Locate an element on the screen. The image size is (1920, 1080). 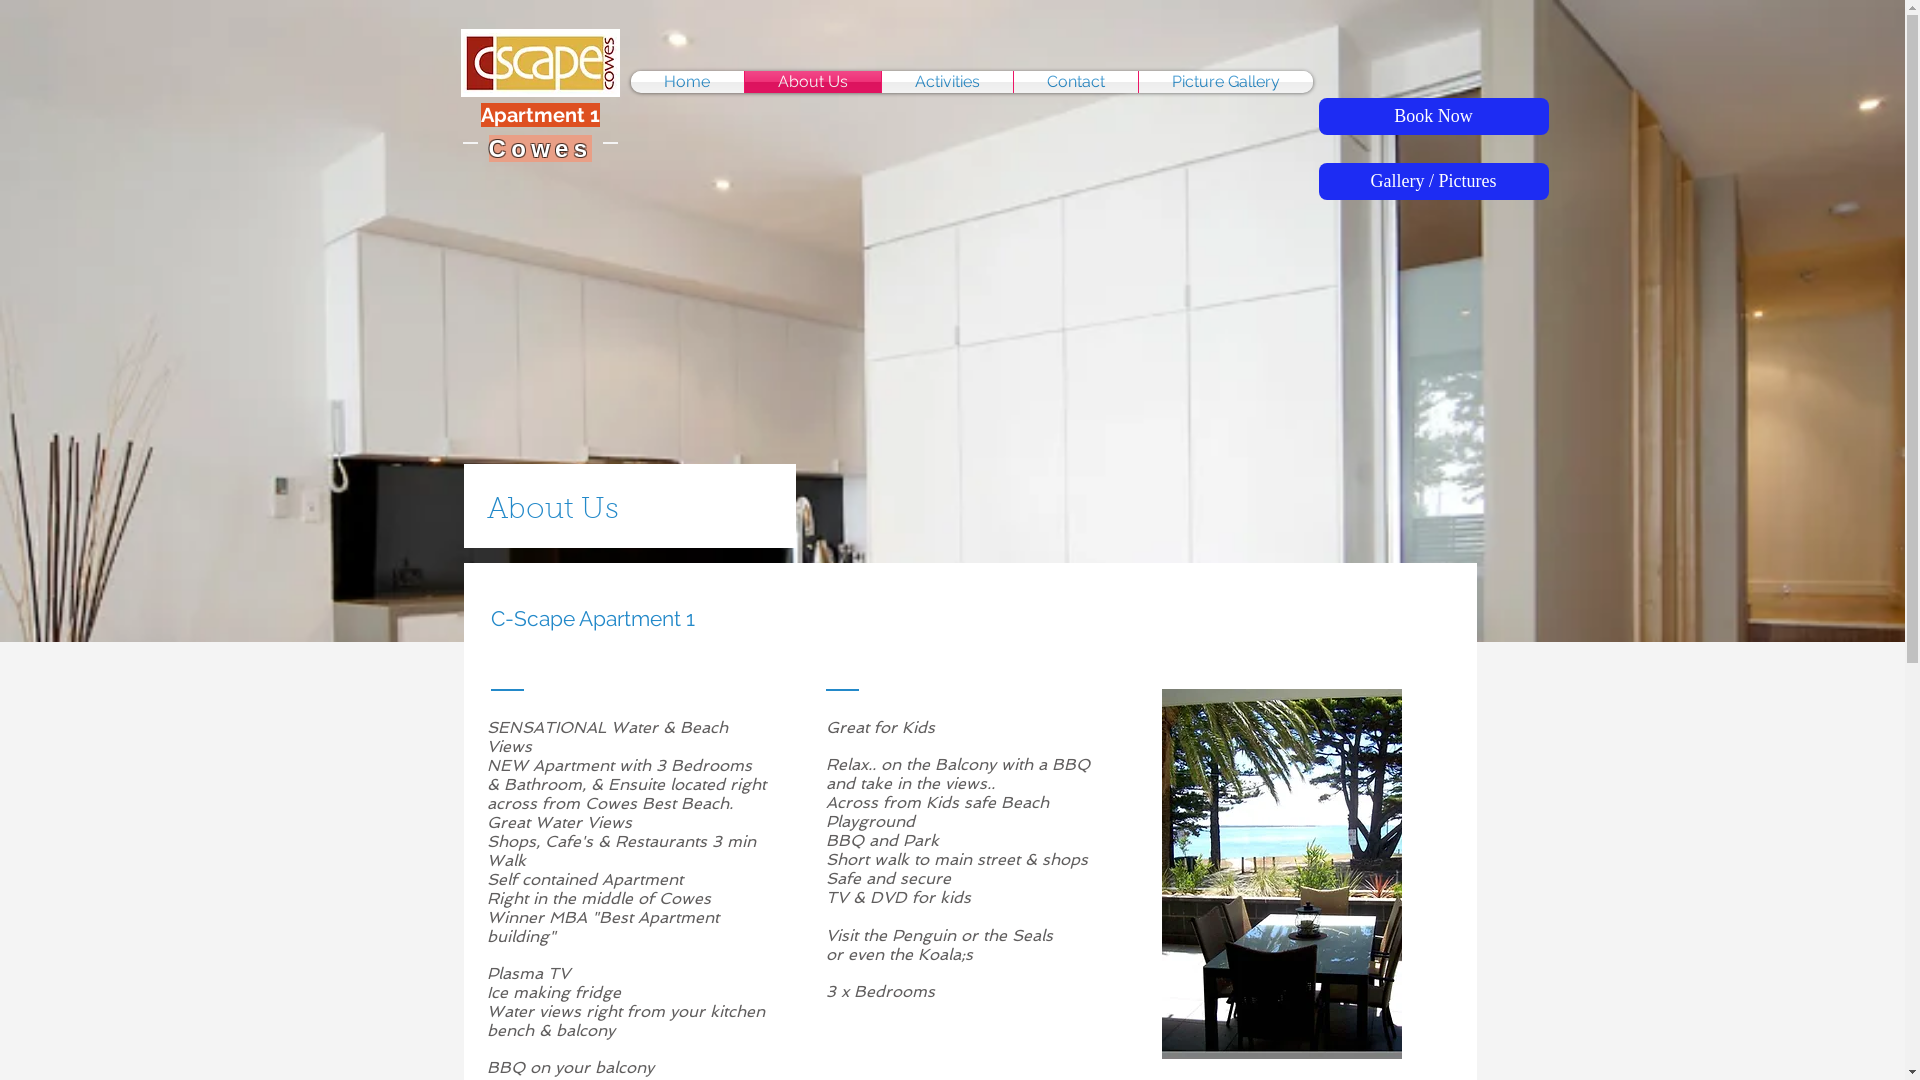
'Picture Gallery' is located at coordinates (1137, 80).